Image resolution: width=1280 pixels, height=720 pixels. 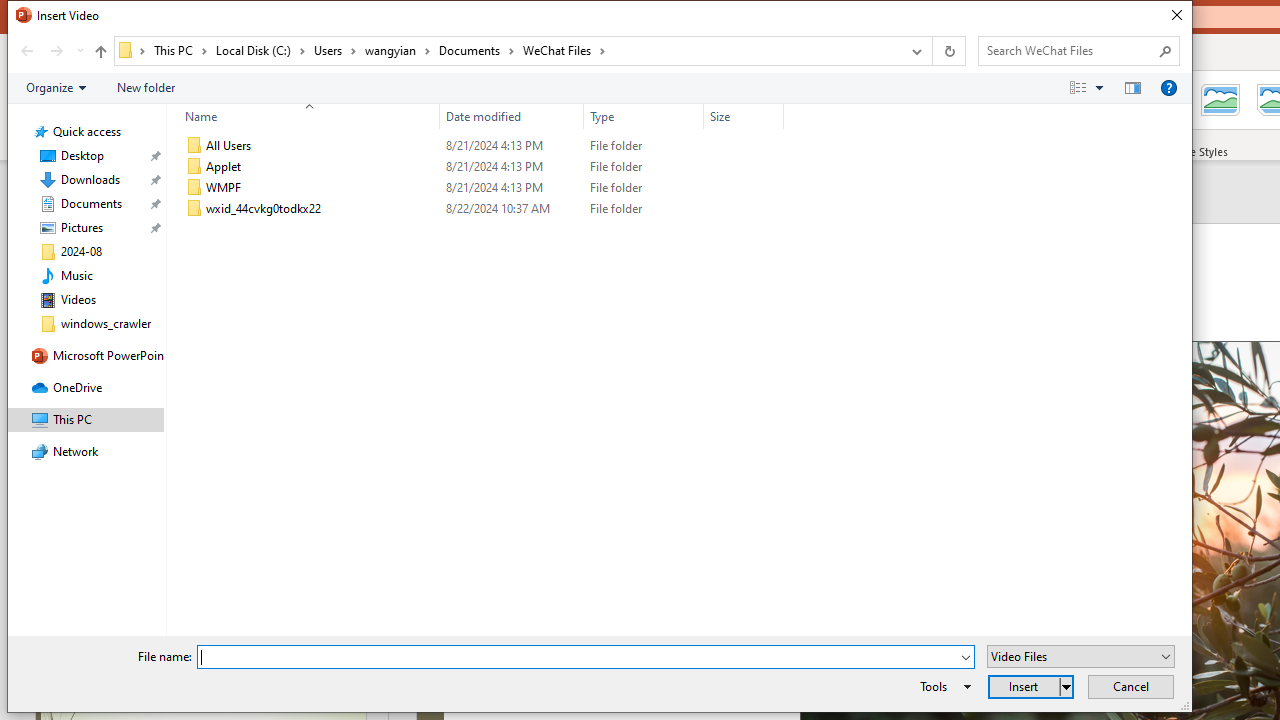 What do you see at coordinates (26, 50) in the screenshot?
I see `'Back (Alt + Left Arrow)'` at bounding box center [26, 50].